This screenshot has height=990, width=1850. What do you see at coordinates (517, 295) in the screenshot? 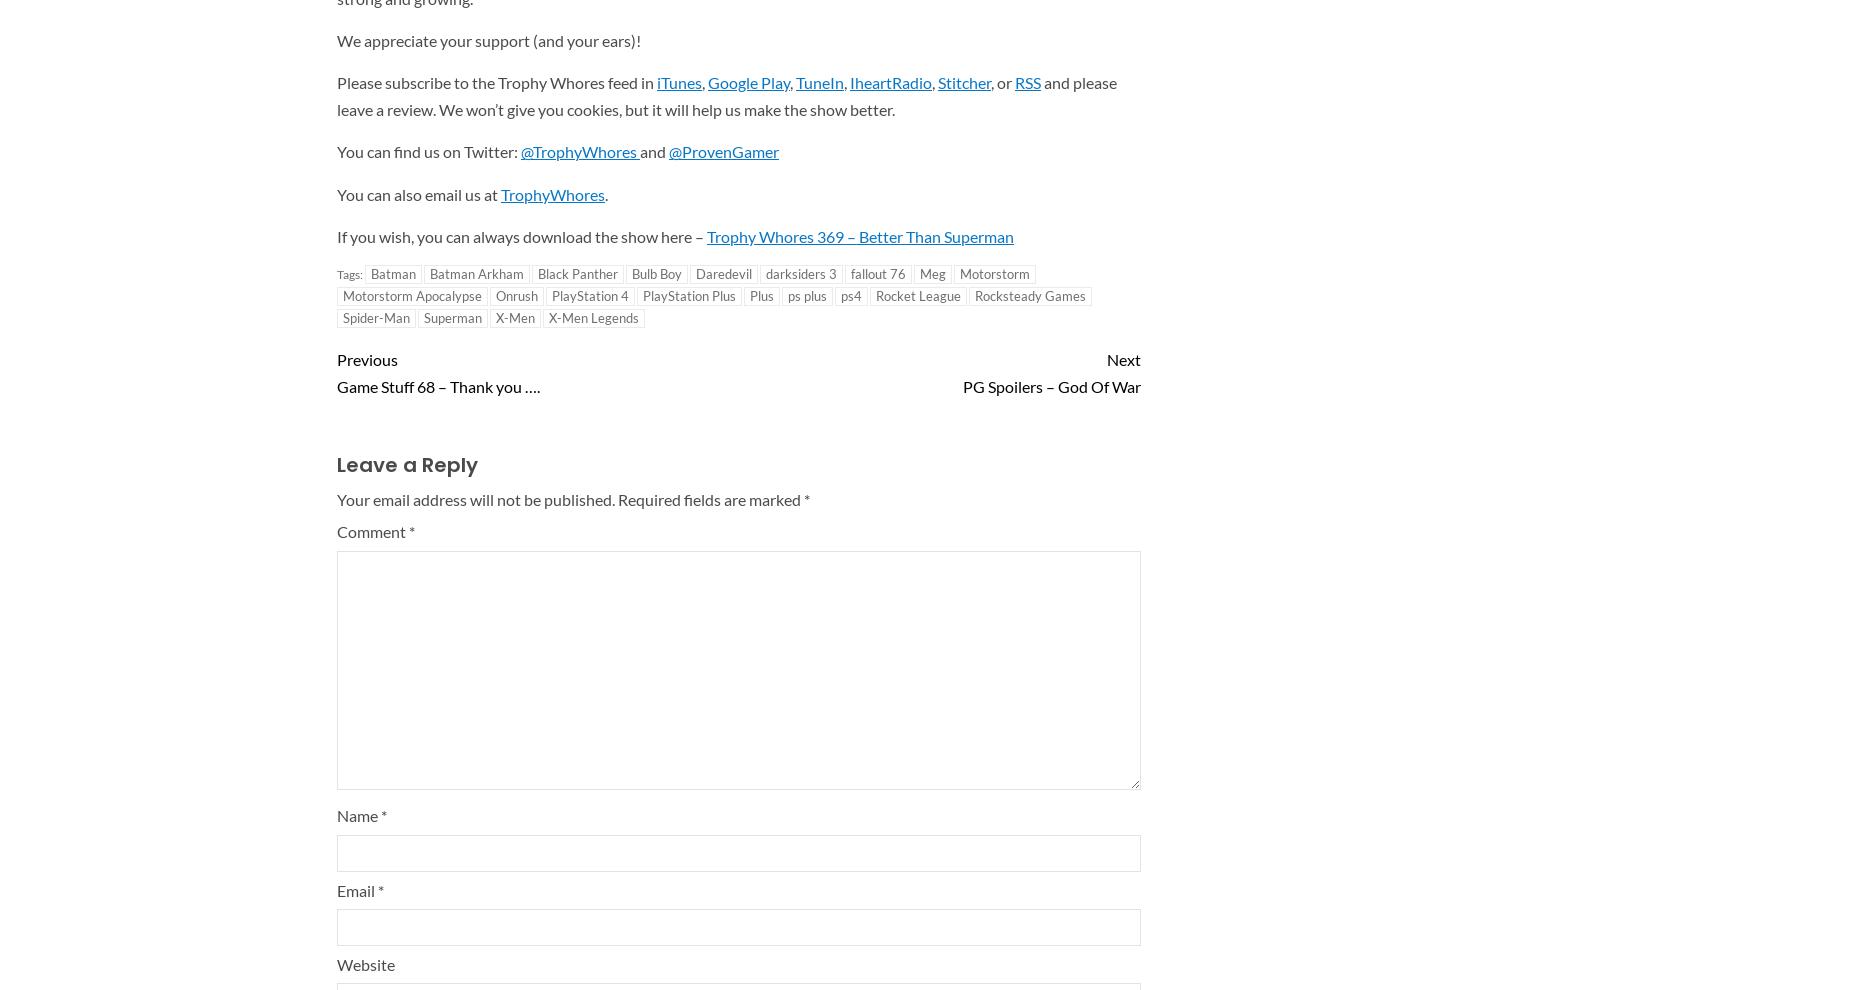
I see `'Onrush'` at bounding box center [517, 295].